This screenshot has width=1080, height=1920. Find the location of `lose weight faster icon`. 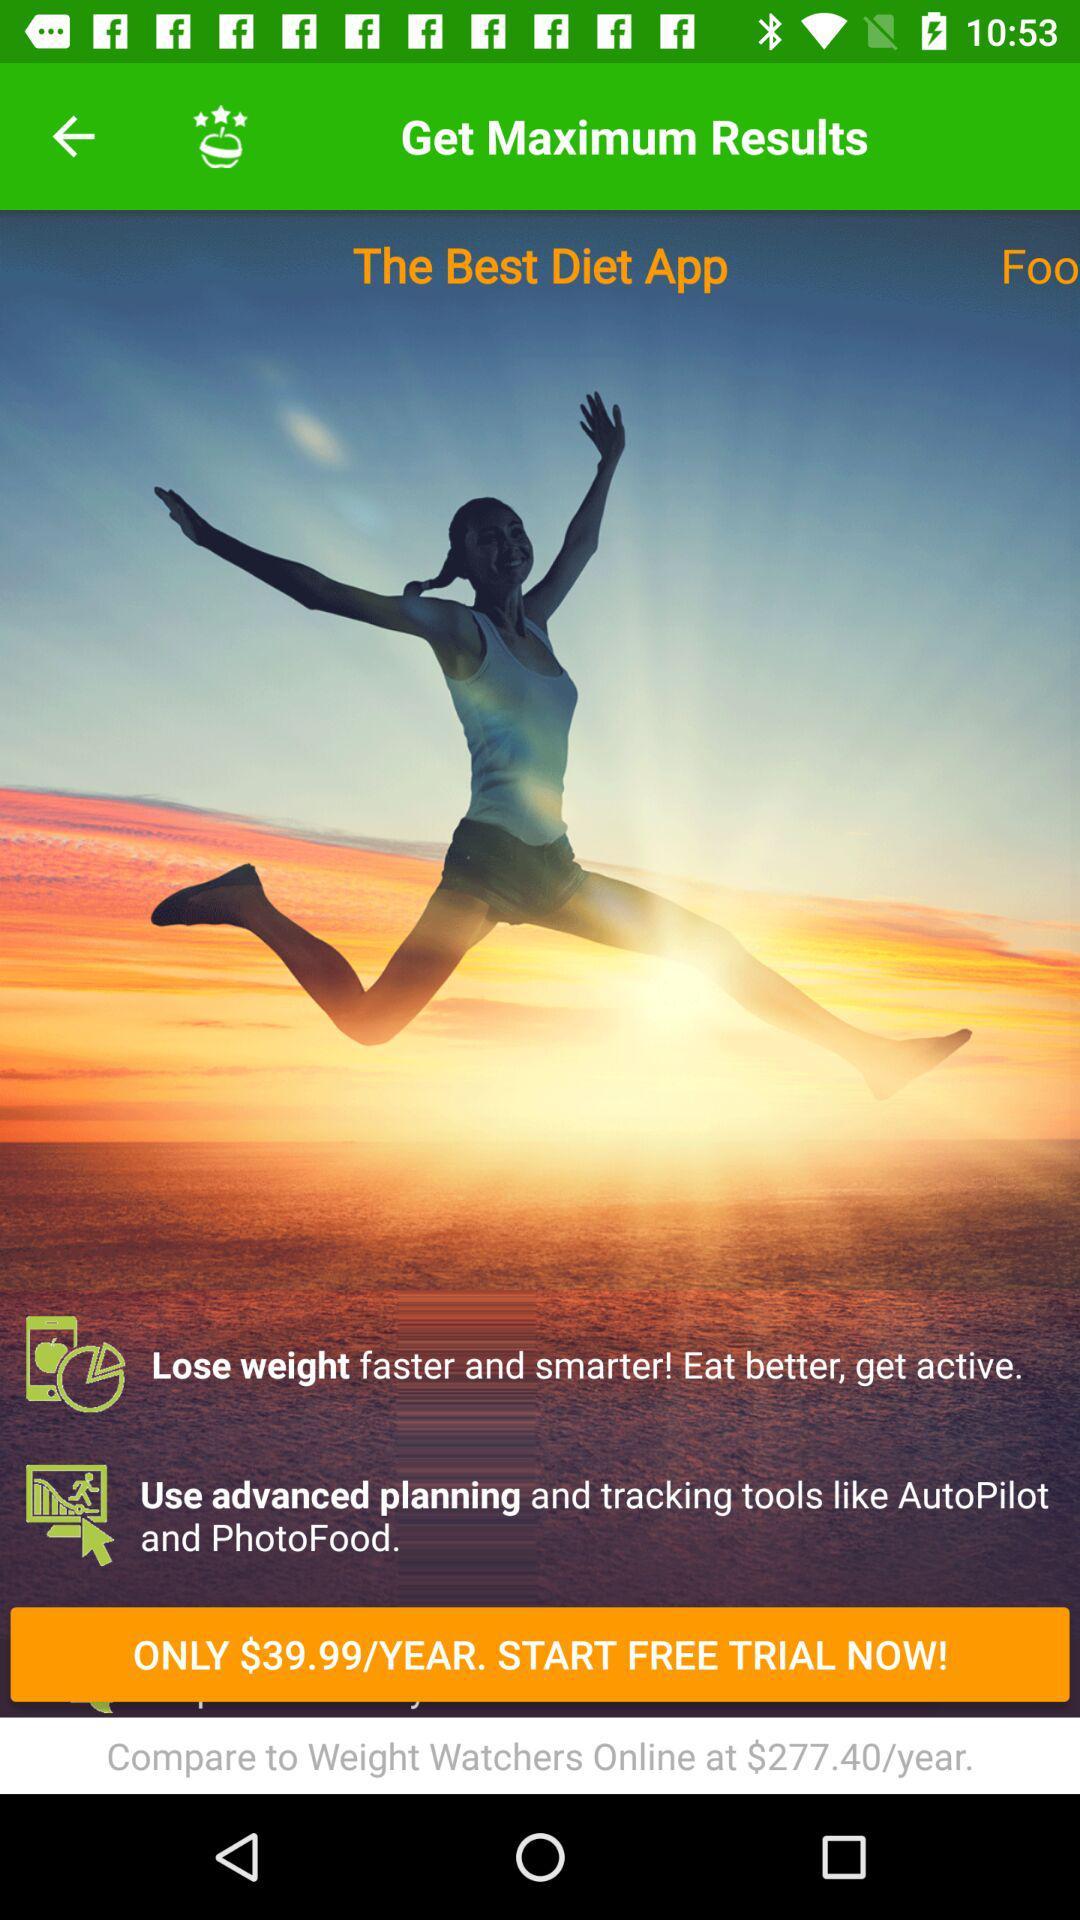

lose weight faster icon is located at coordinates (540, 1363).